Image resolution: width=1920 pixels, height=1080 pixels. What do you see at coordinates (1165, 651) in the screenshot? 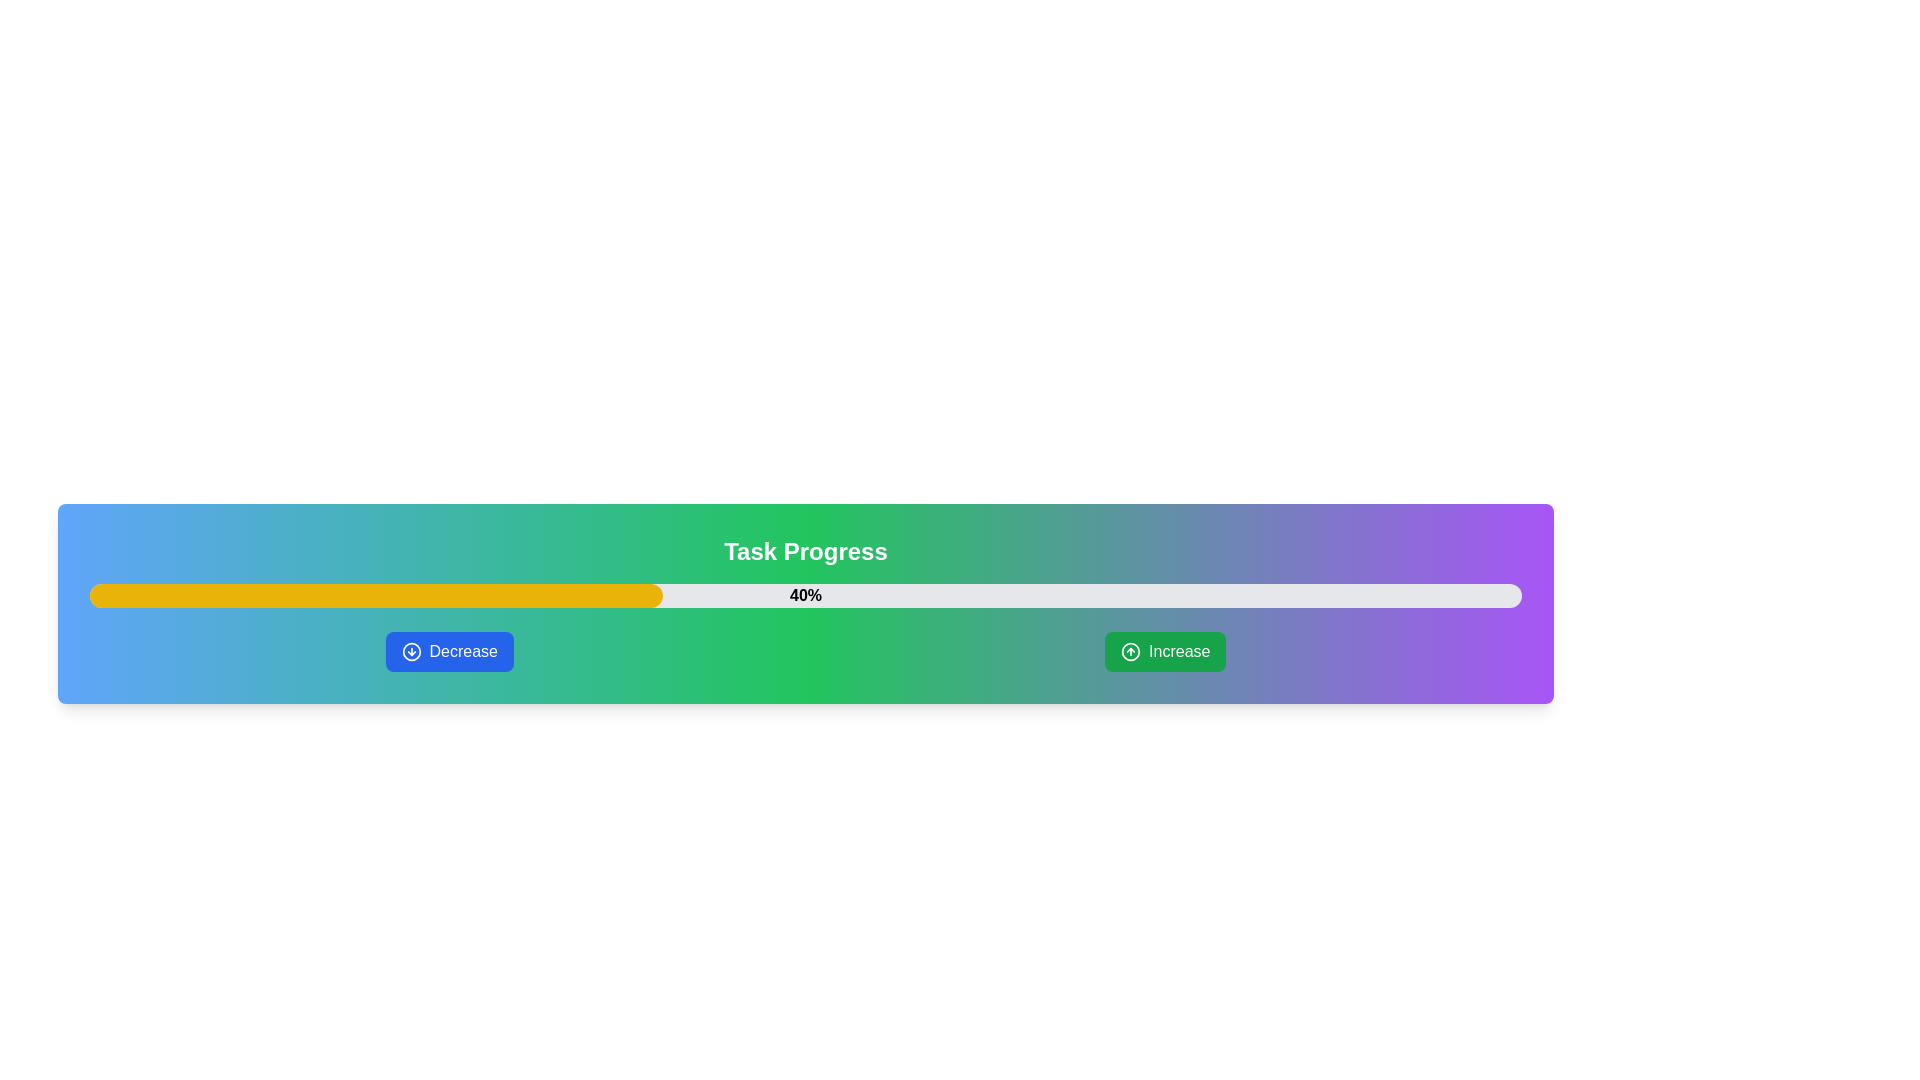
I see `the green 'Increase' button with an upward arrow icon to increase the value` at bounding box center [1165, 651].